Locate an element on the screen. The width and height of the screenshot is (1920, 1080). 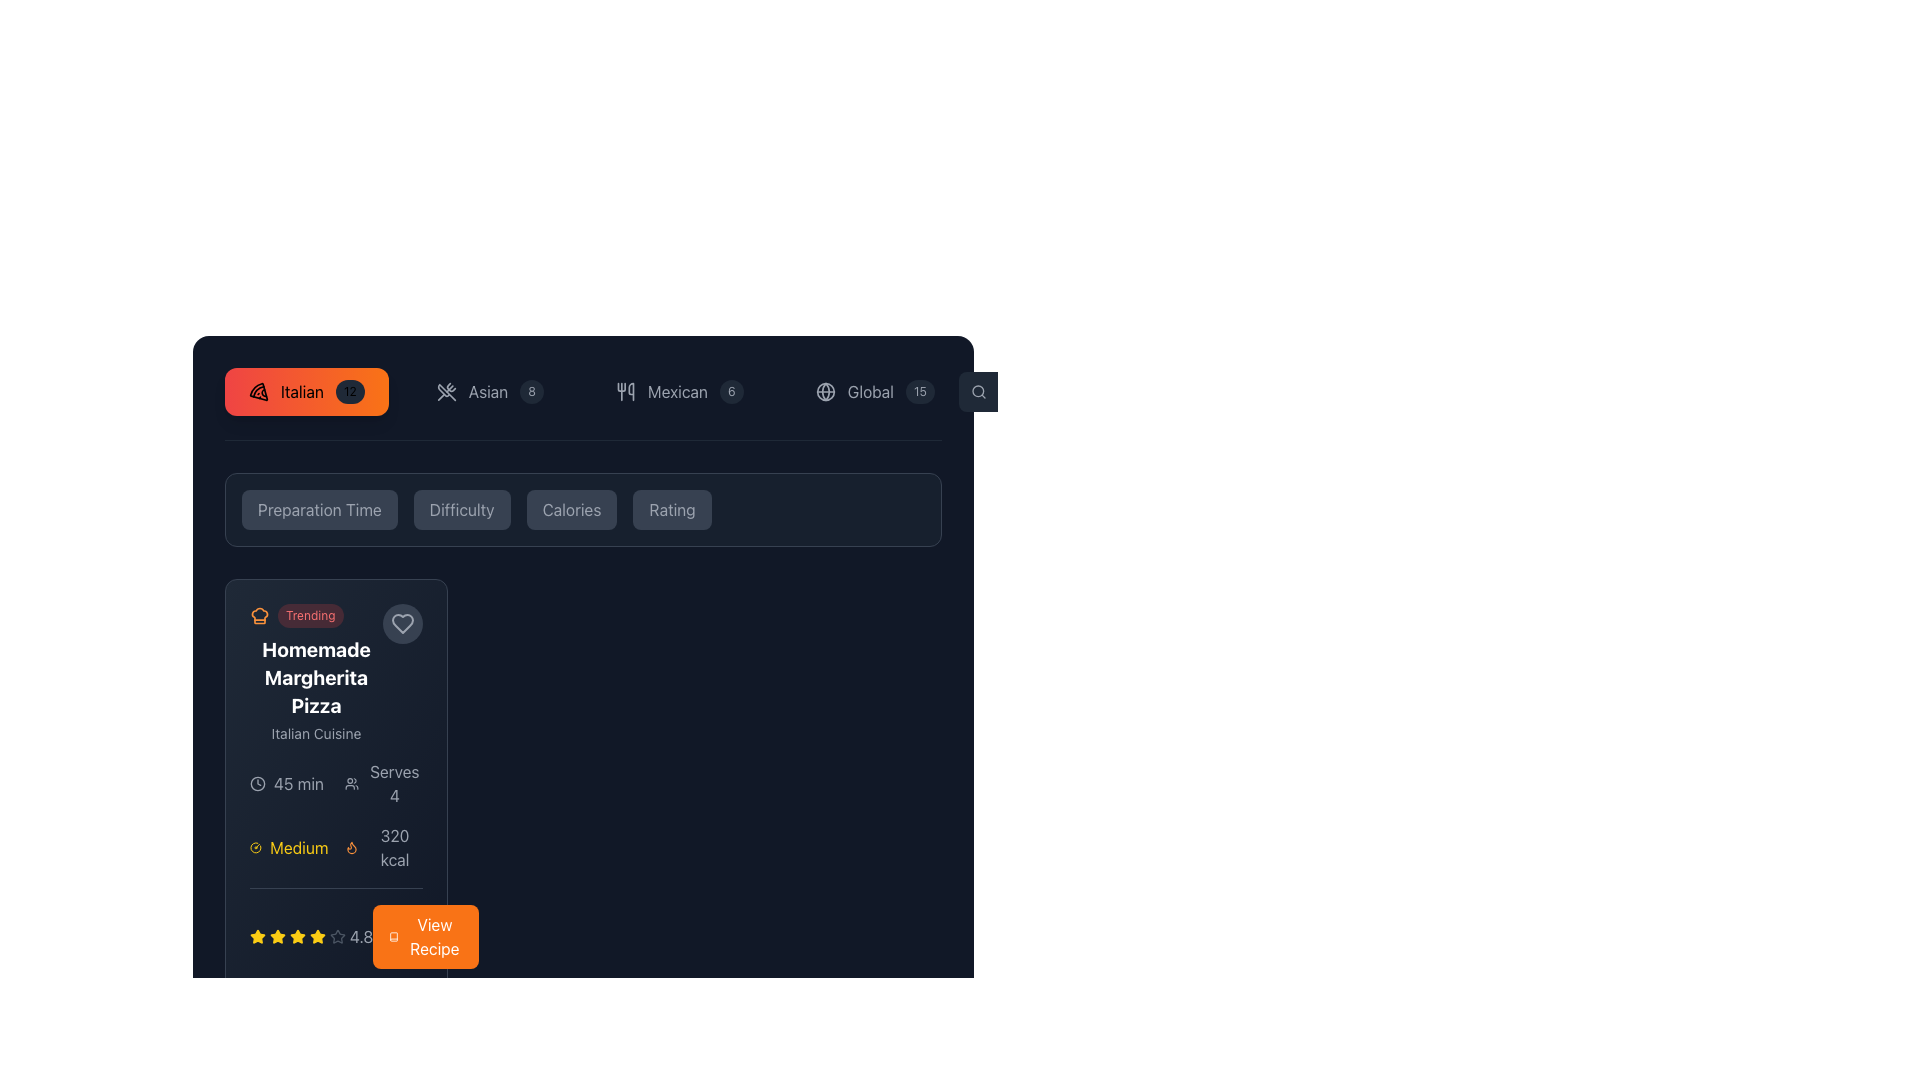
the 'View Recipe' button with a vibrant orange background and white text is located at coordinates (424, 937).